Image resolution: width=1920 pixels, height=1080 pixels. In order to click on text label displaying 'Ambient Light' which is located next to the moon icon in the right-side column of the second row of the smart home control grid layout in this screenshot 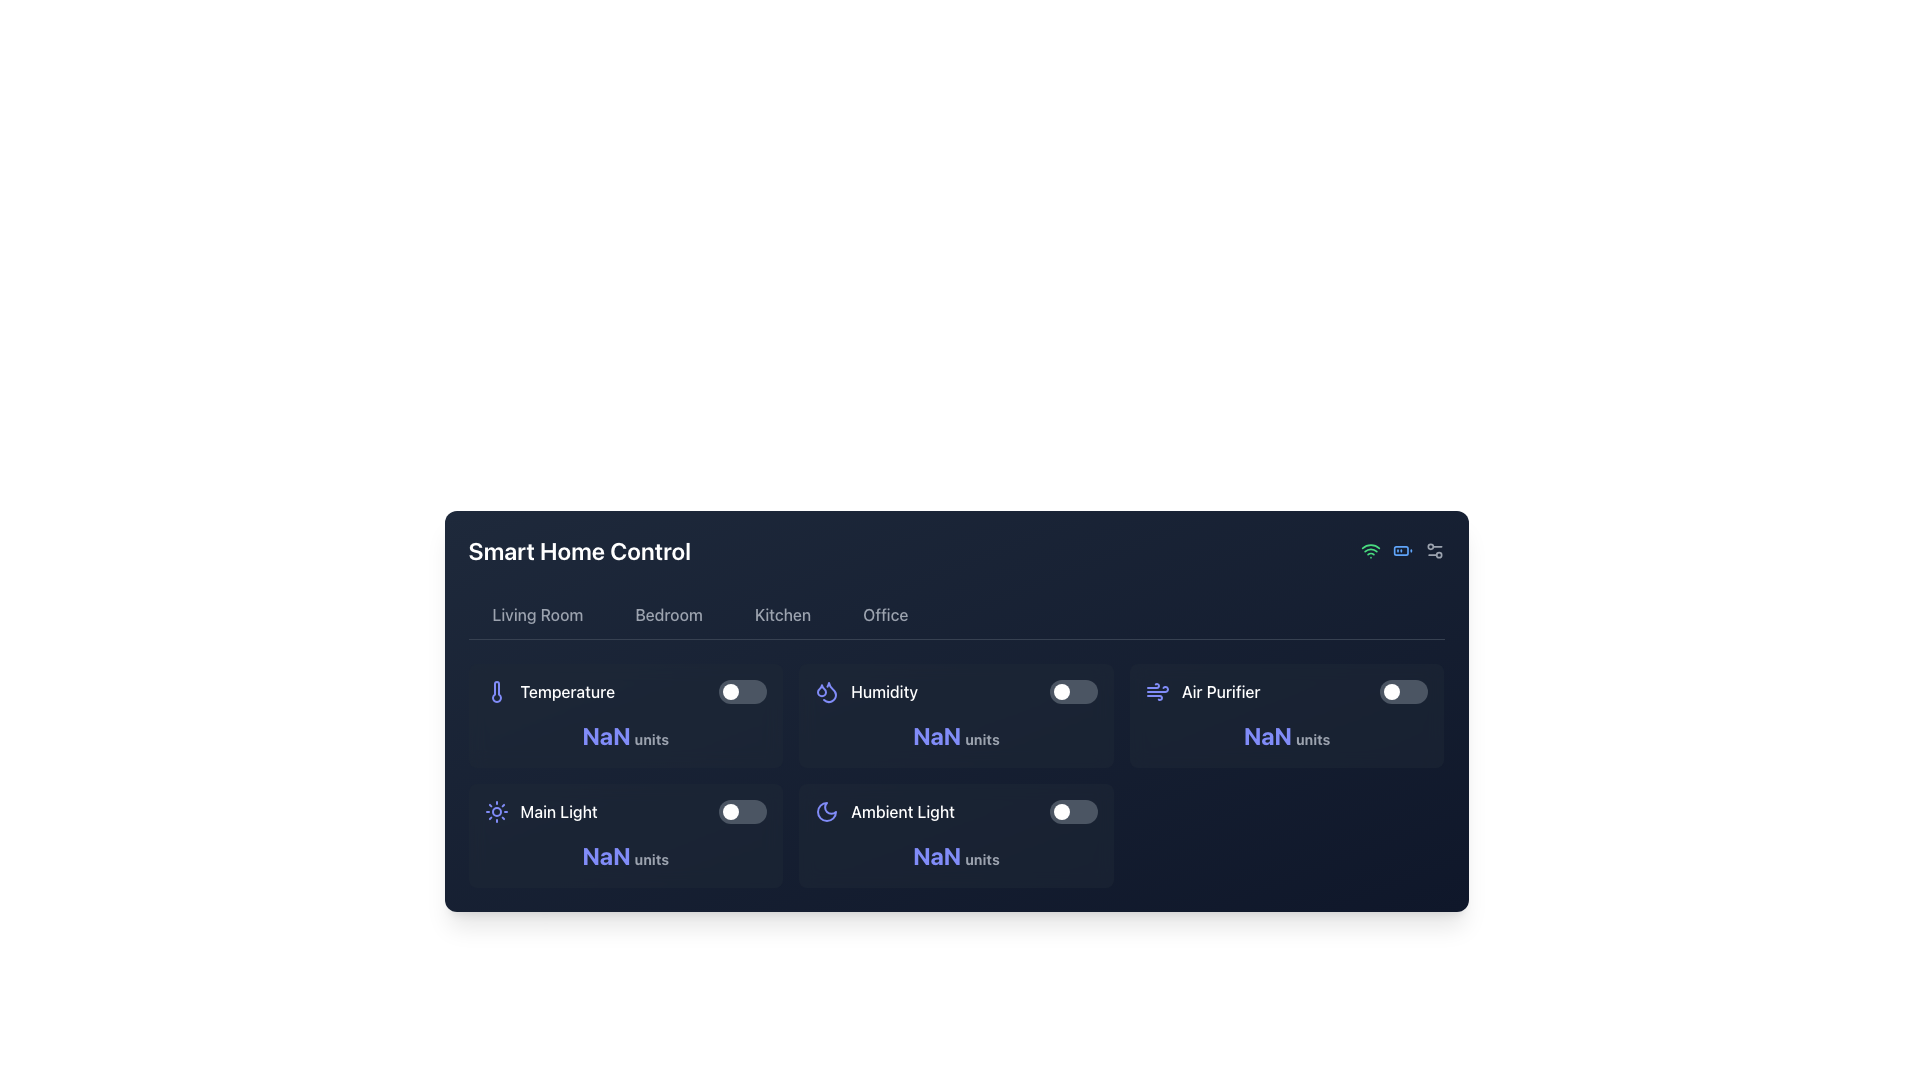, I will do `click(902, 812)`.